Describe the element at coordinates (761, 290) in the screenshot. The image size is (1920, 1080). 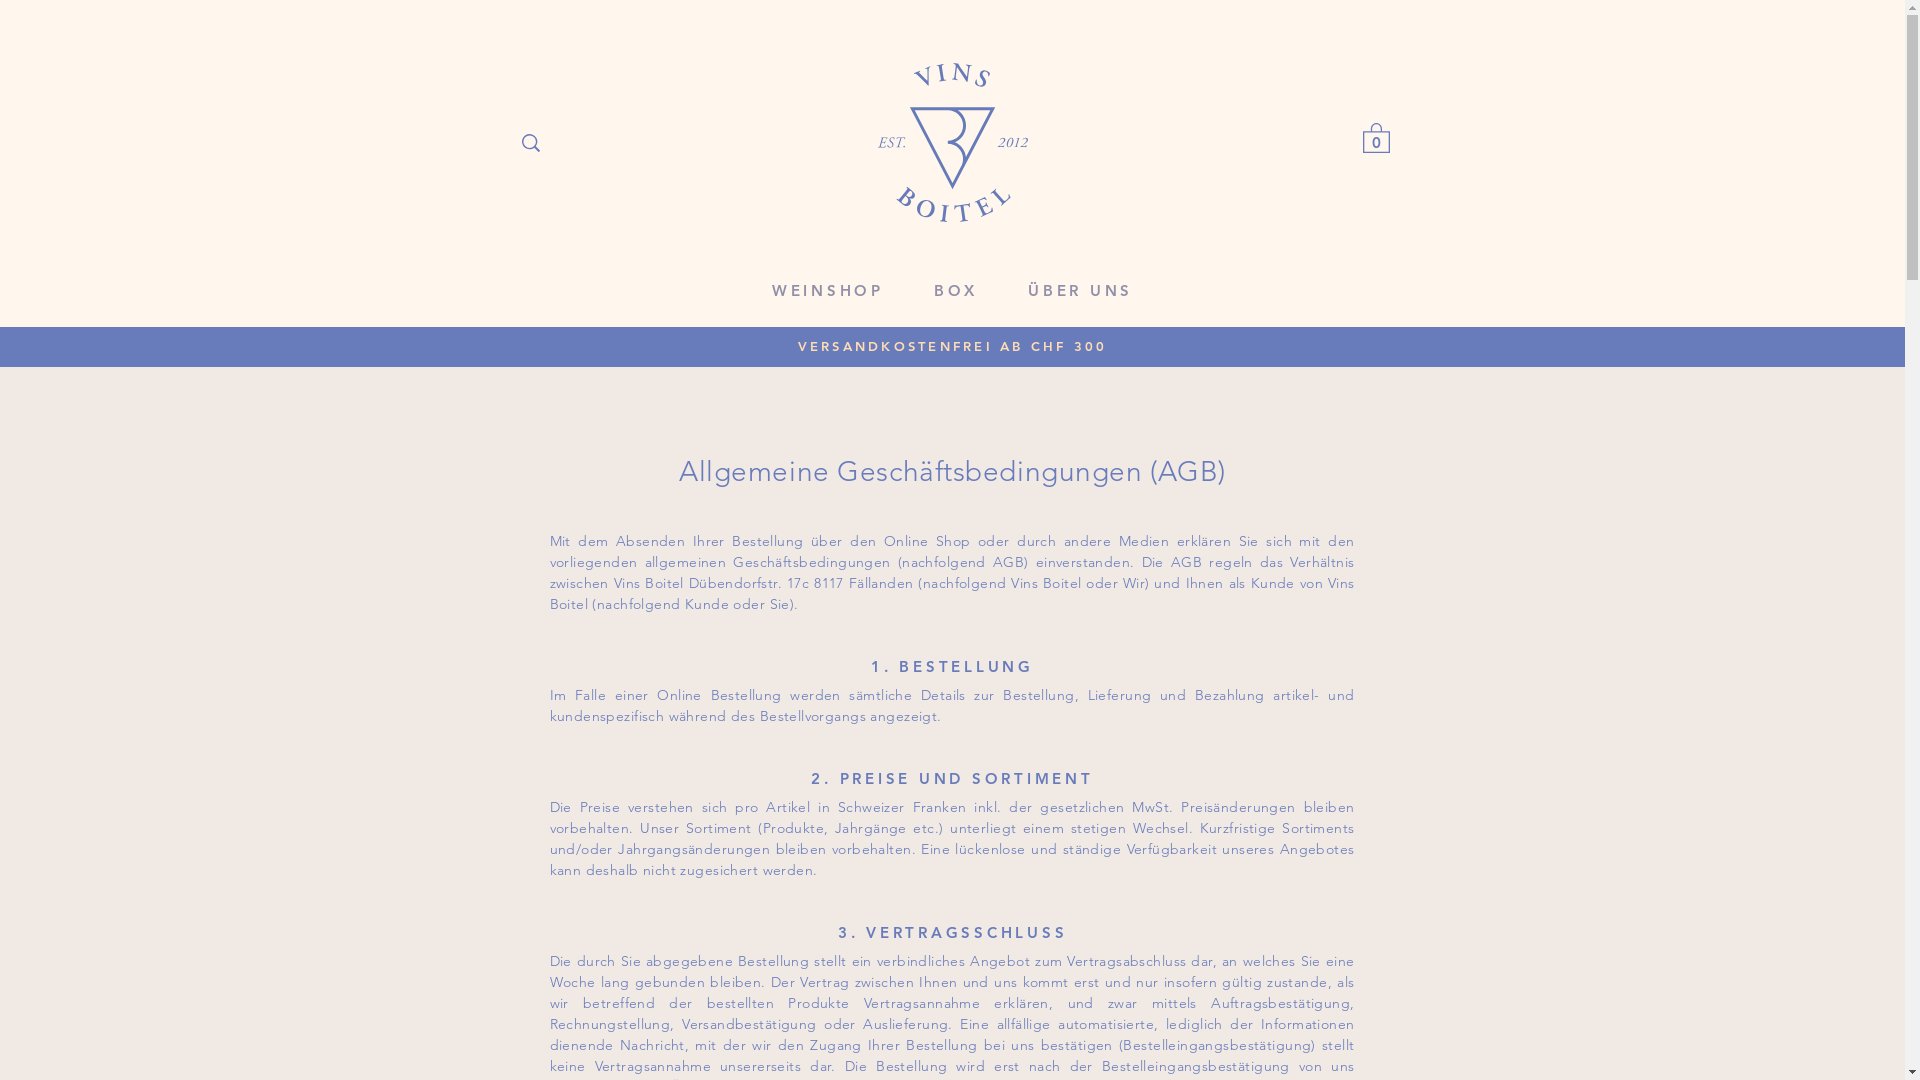
I see `'WEINSHOP'` at that location.